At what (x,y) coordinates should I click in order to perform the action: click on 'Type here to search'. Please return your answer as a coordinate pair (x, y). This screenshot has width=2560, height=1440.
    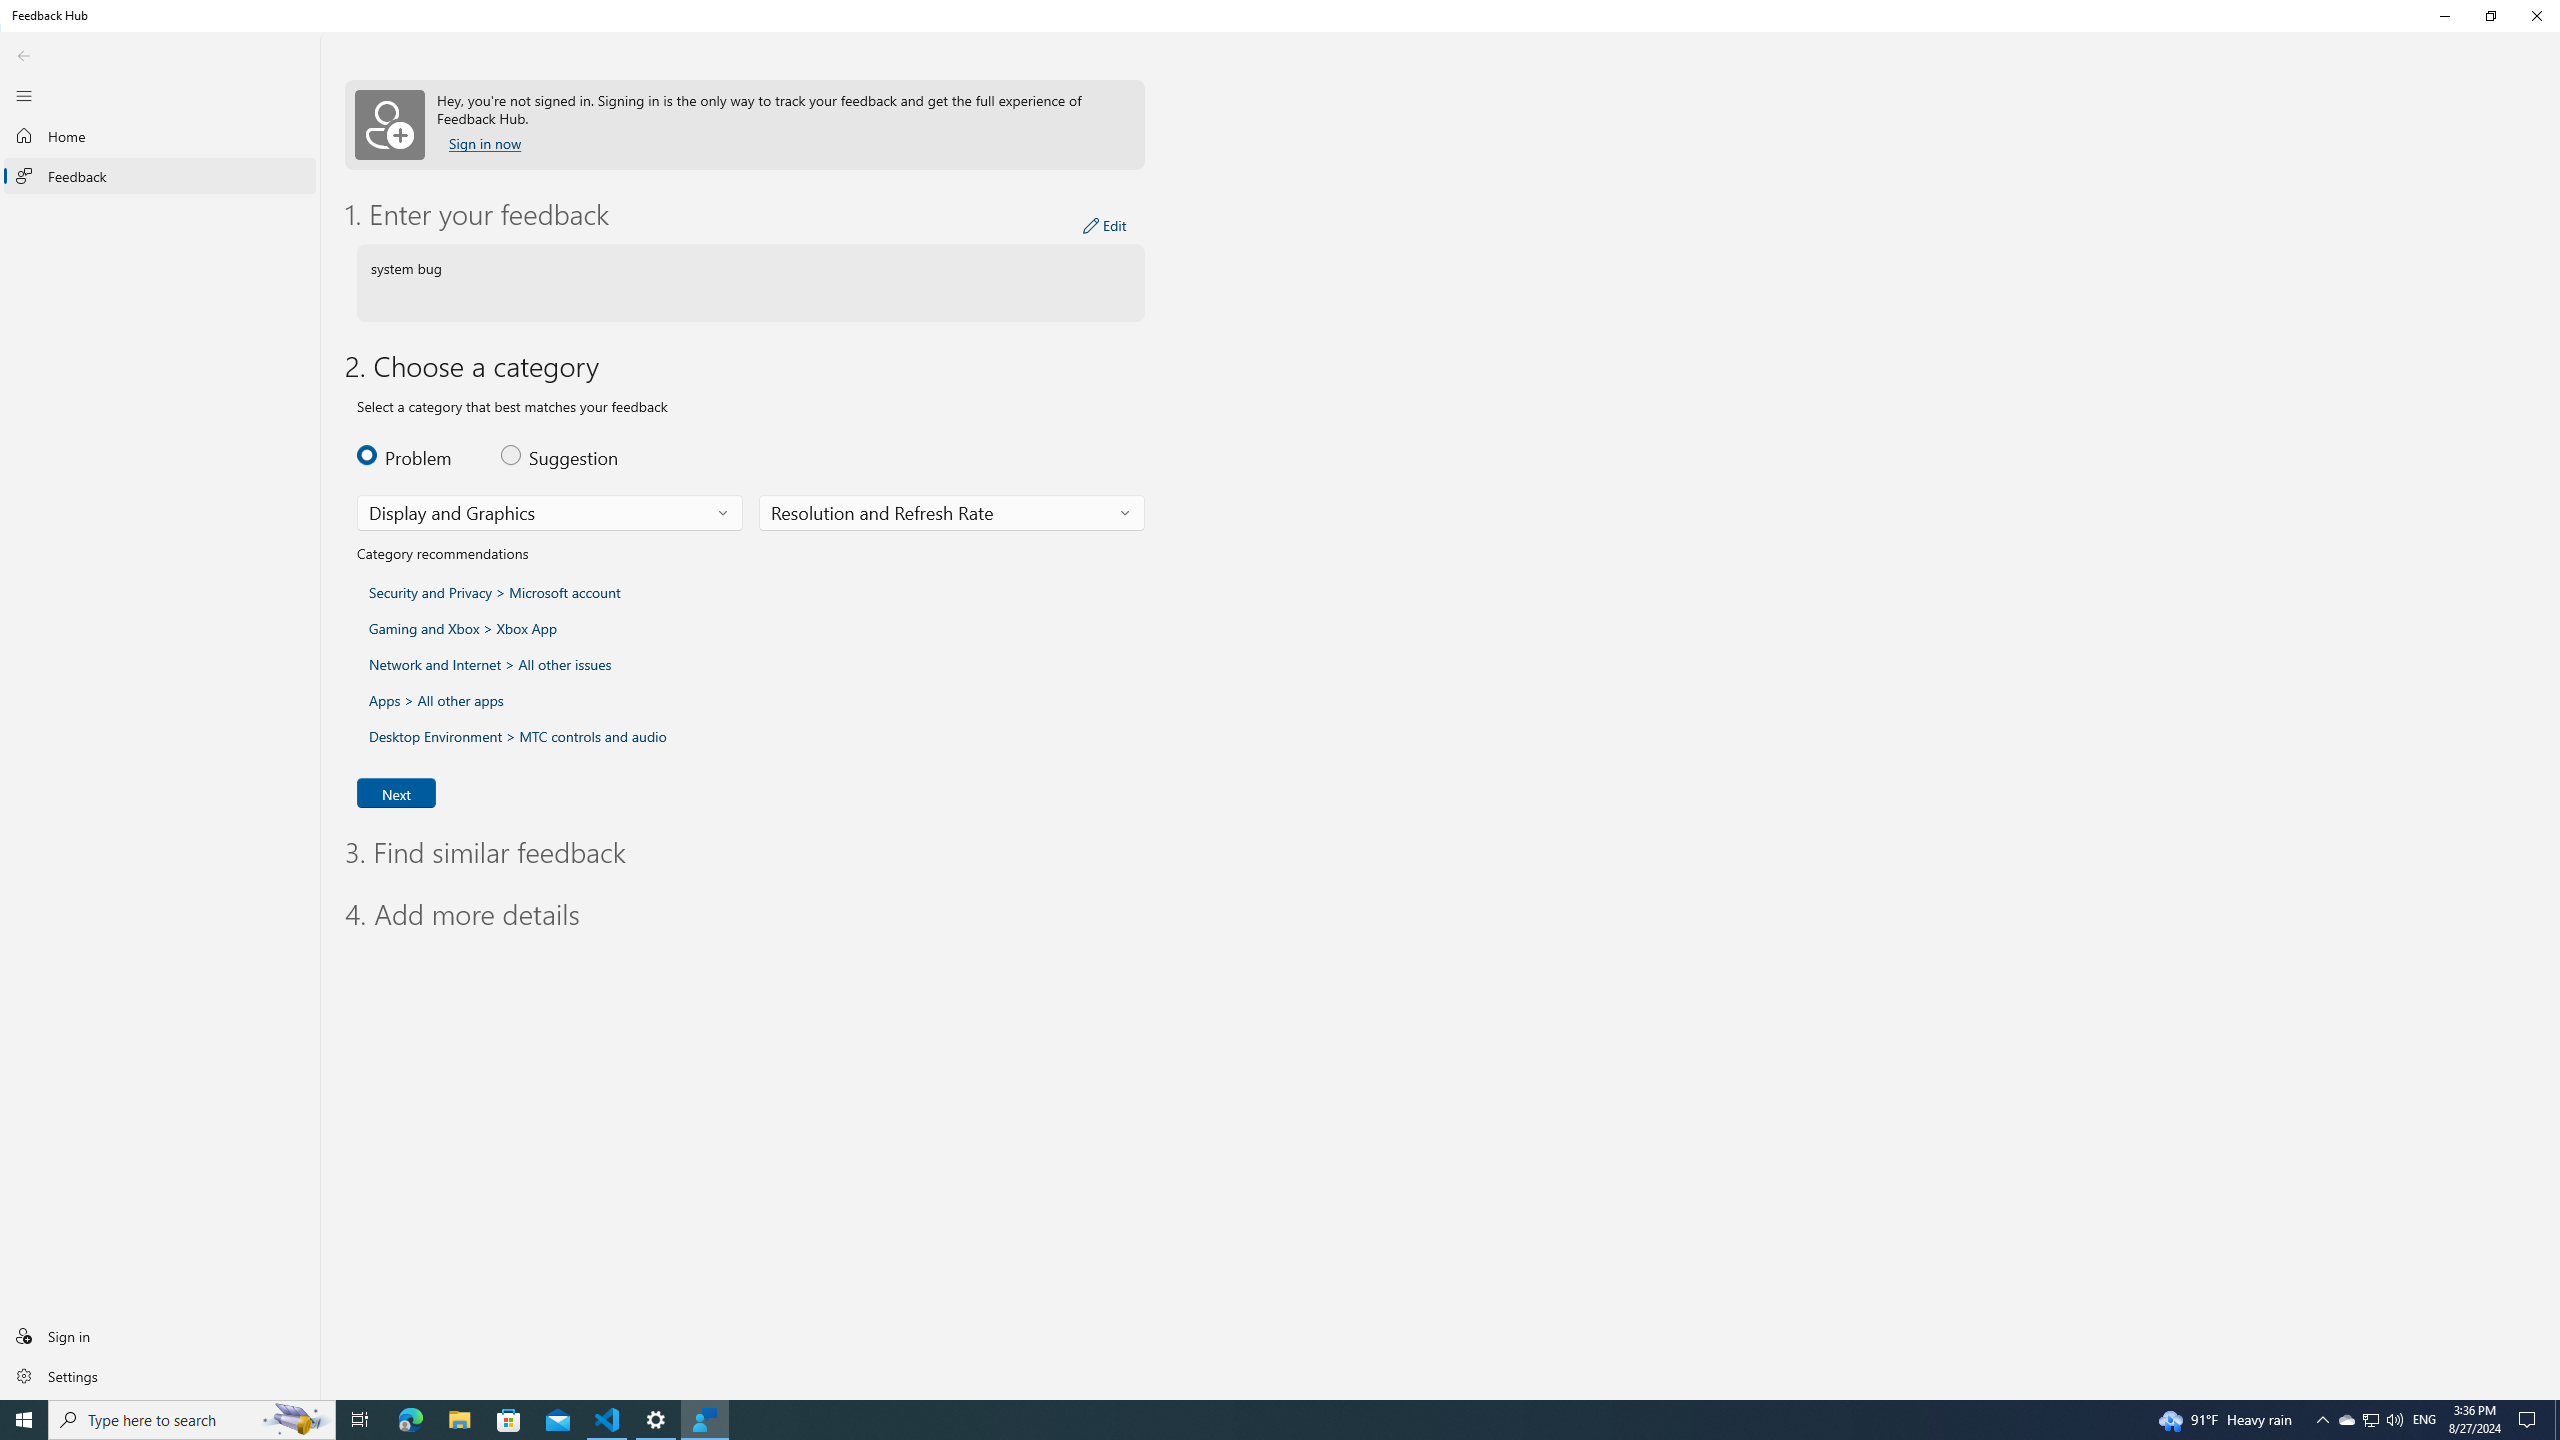
    Looking at the image, I should click on (191, 1418).